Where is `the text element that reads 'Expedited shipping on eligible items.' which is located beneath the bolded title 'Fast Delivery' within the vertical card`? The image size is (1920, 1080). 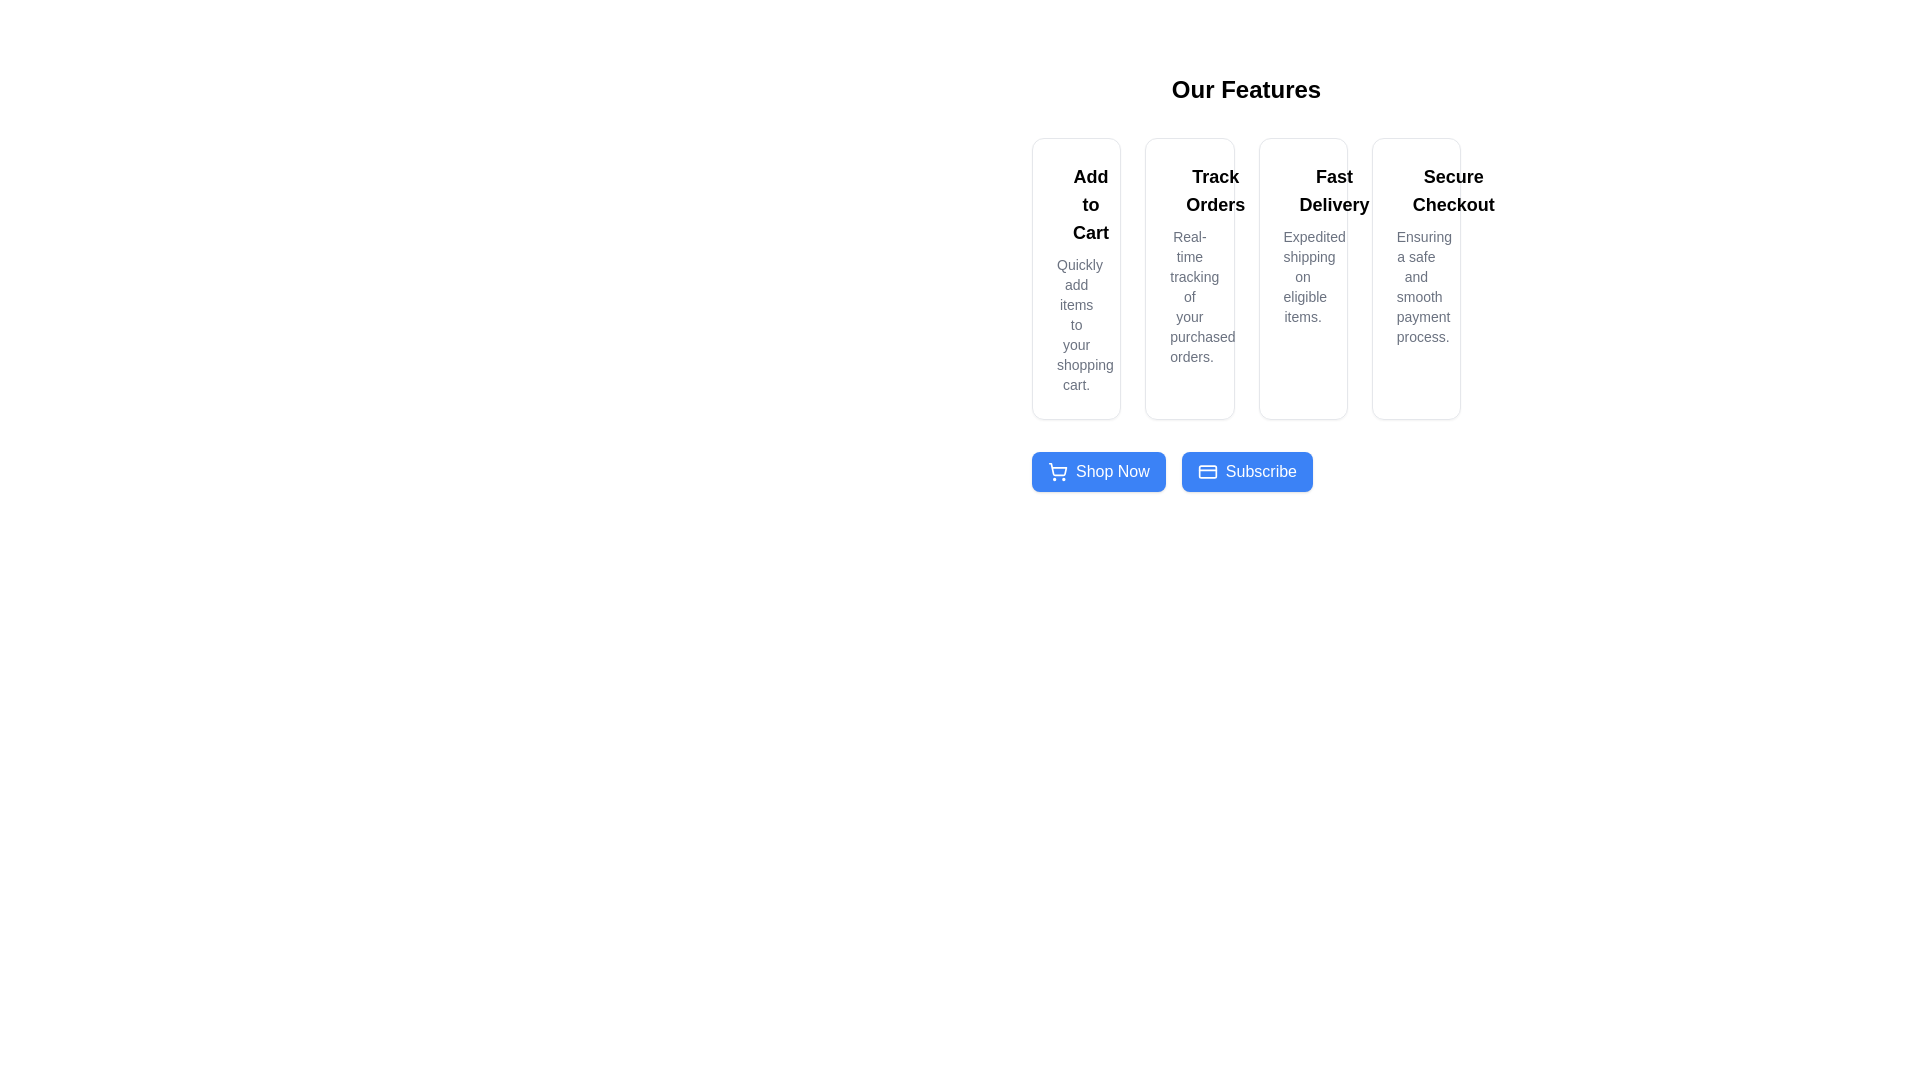
the text element that reads 'Expedited shipping on eligible items.' which is located beneath the bolded title 'Fast Delivery' within the vertical card is located at coordinates (1303, 277).